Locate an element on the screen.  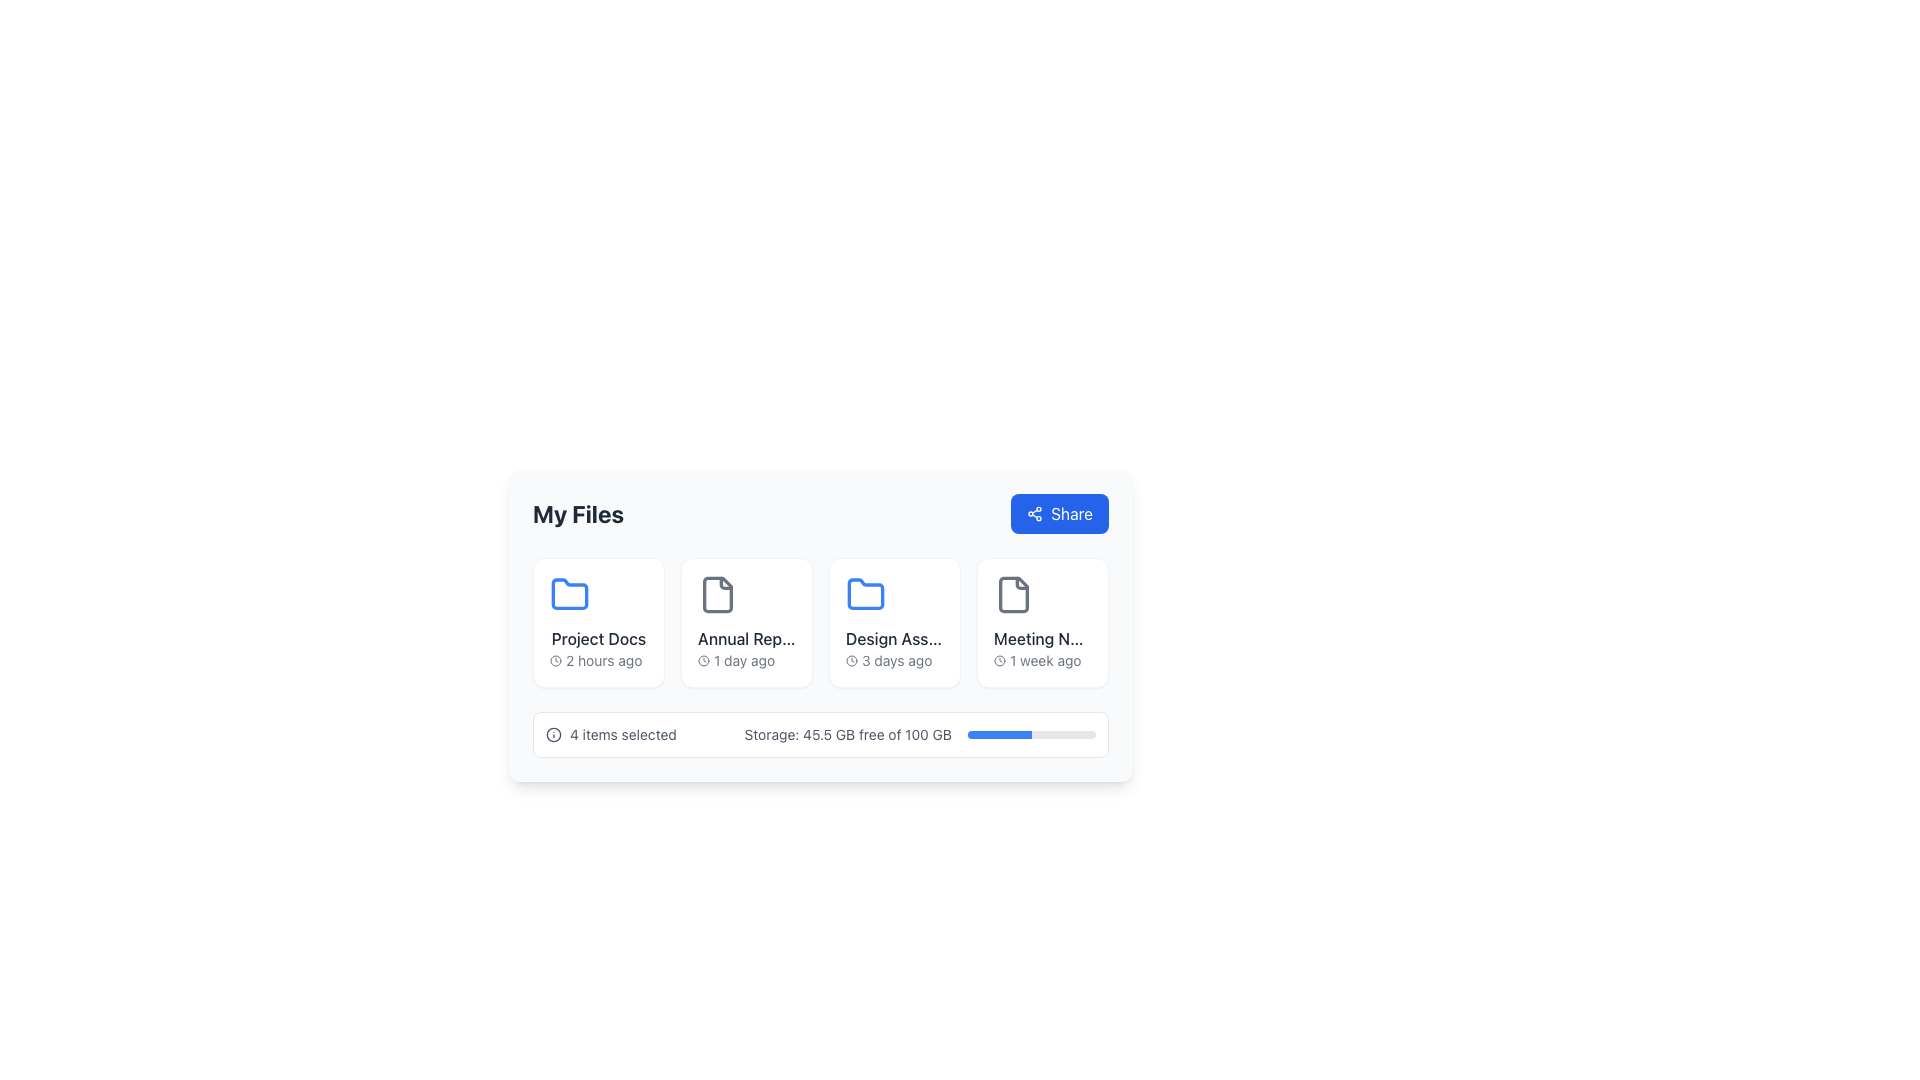
the SVG file icon graphic, which is the second item from the left in the file list under the 'My Files' header, specifically targeting the top-right corner of the icon is located at coordinates (725, 583).